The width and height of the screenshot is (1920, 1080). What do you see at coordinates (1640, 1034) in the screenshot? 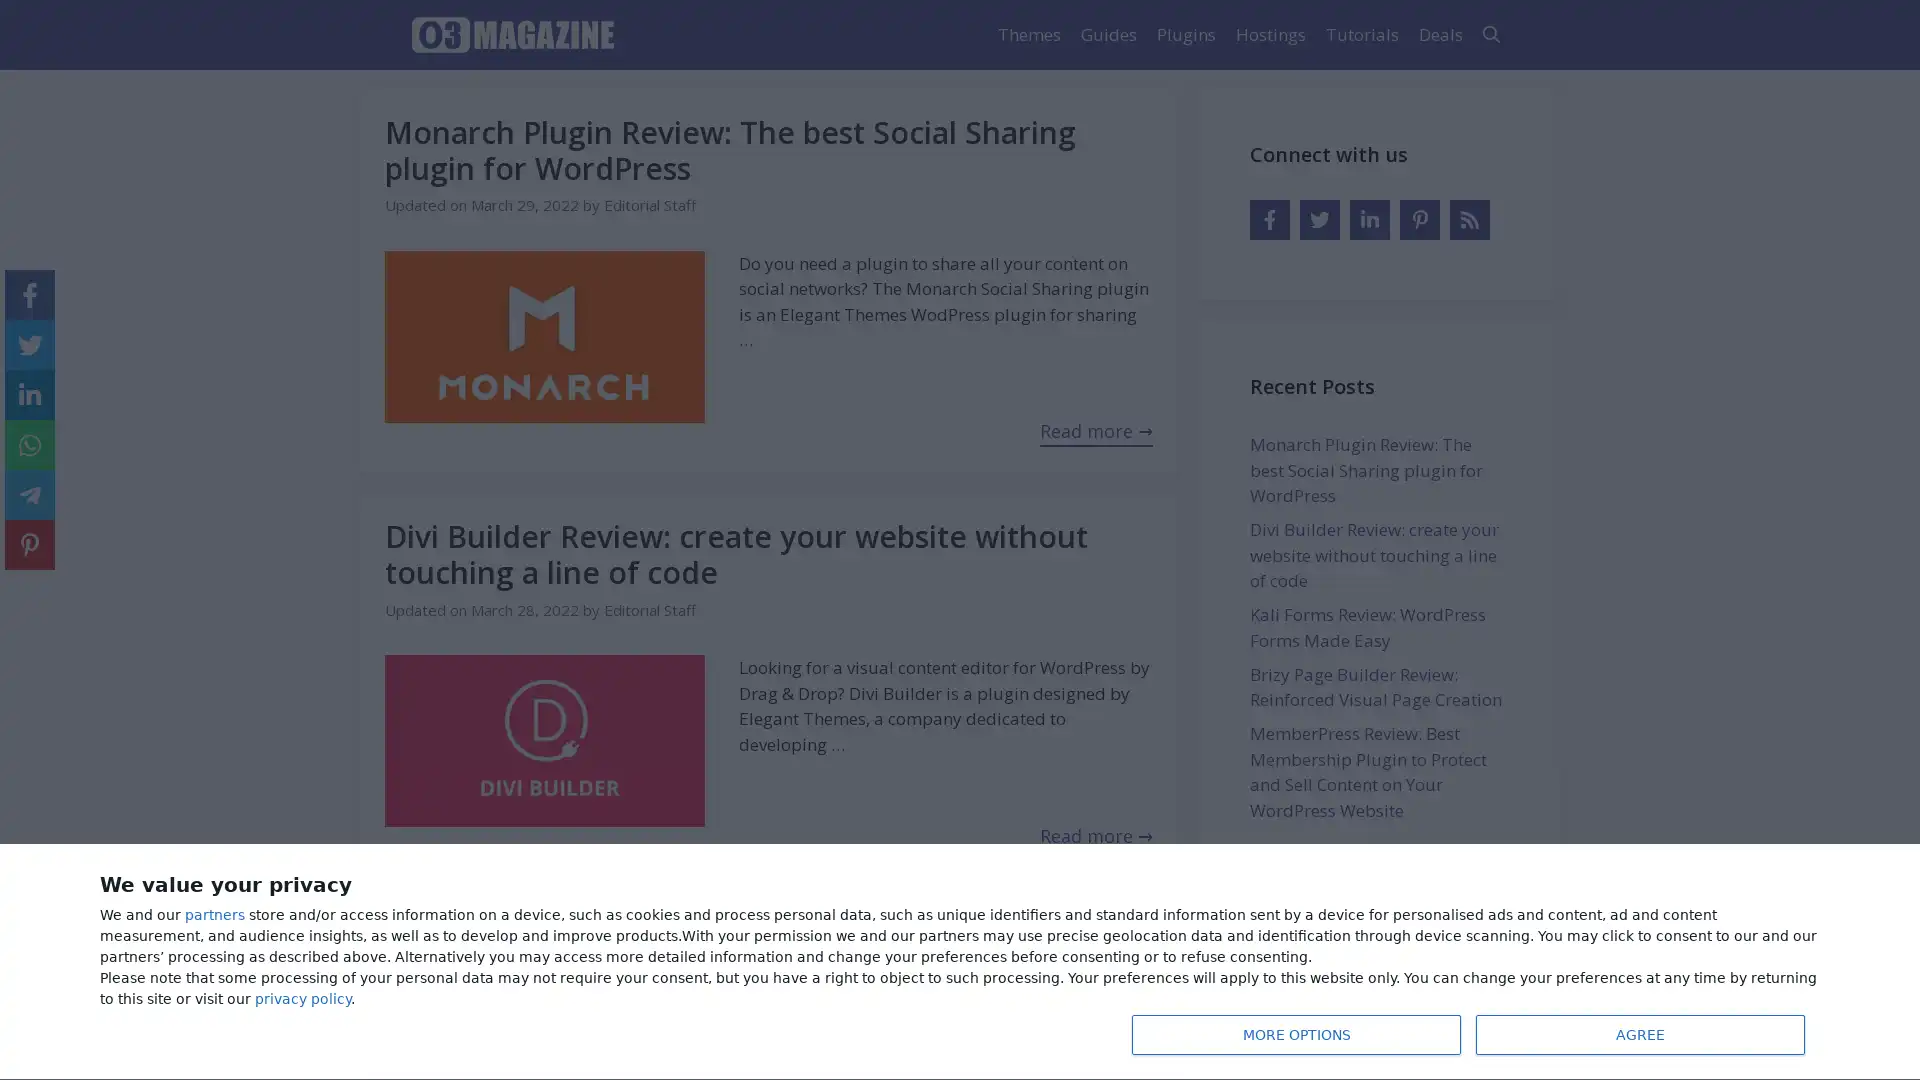
I see `AGREE` at bounding box center [1640, 1034].